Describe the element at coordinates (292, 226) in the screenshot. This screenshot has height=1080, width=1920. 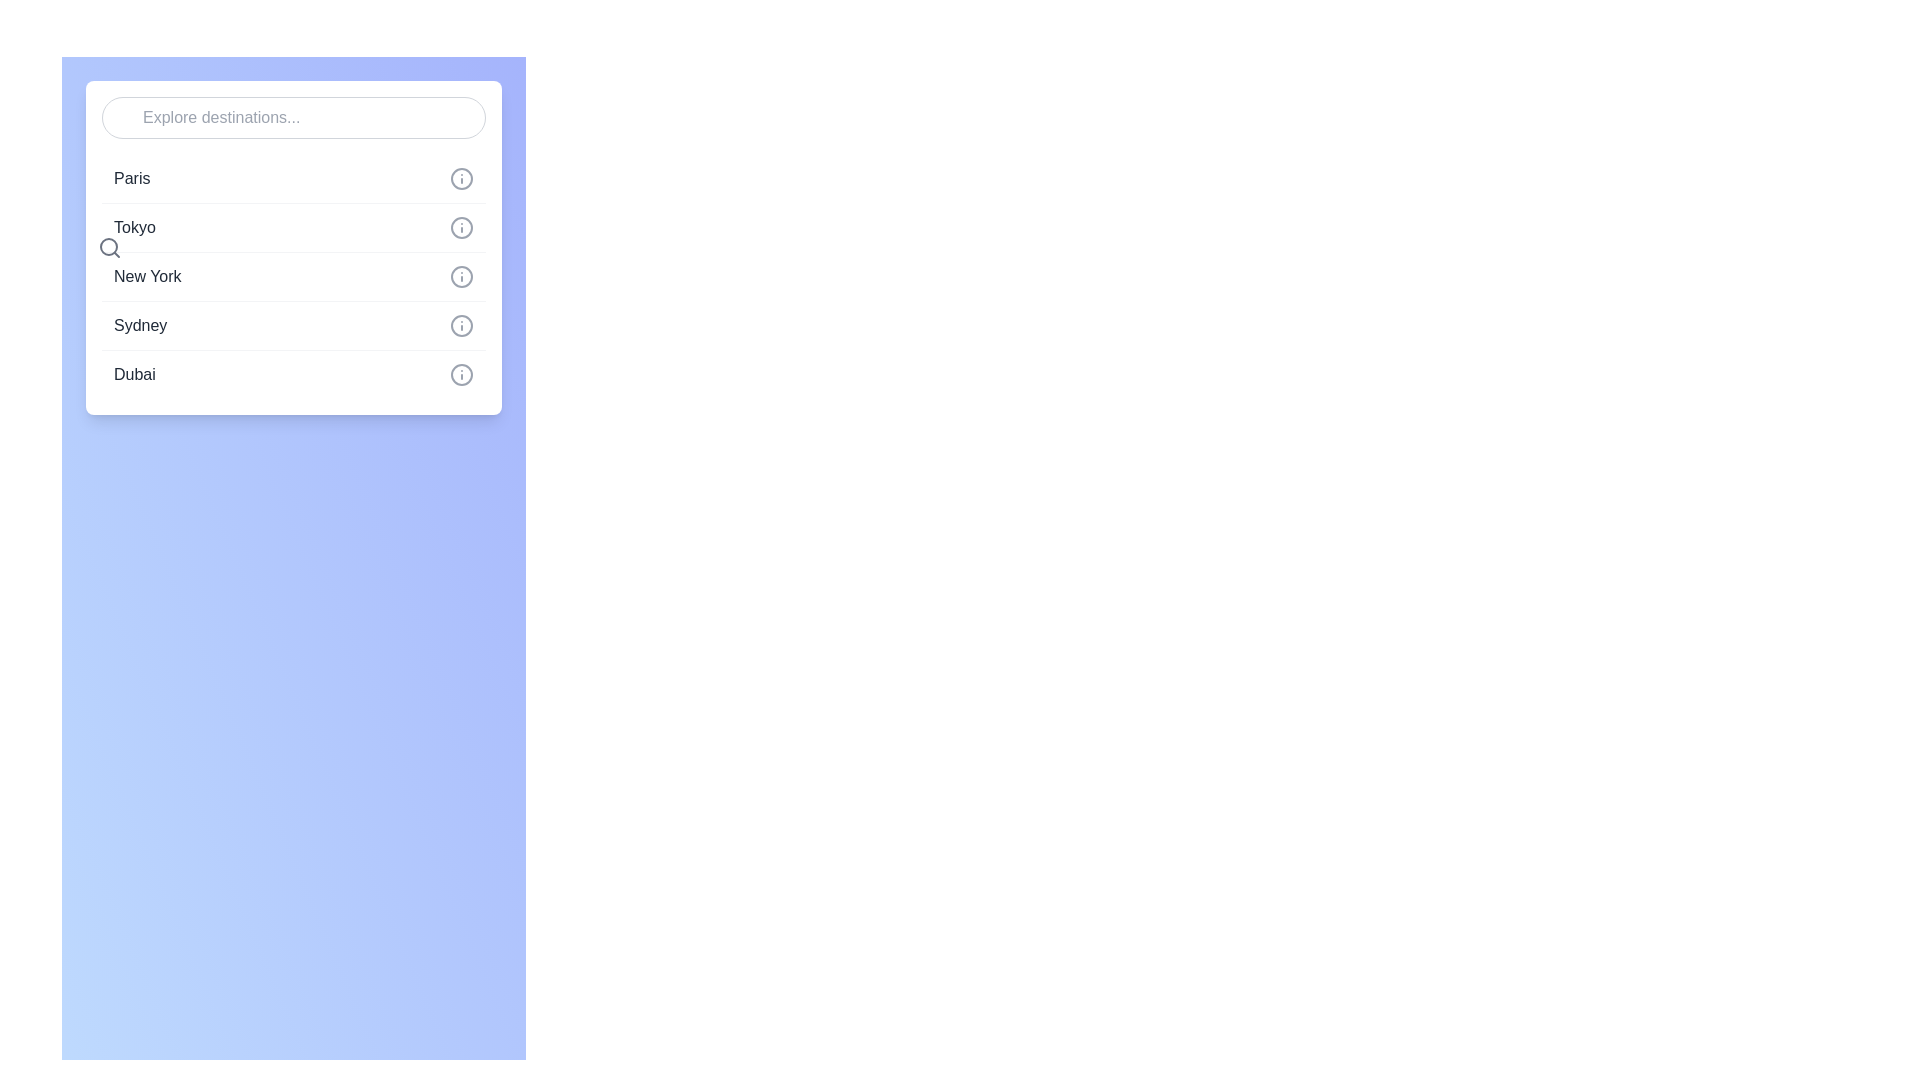
I see `the list item labeled 'Tokyo', which is the second item in the dropdown card list, positioned between 'Paris' and 'New York'` at that location.